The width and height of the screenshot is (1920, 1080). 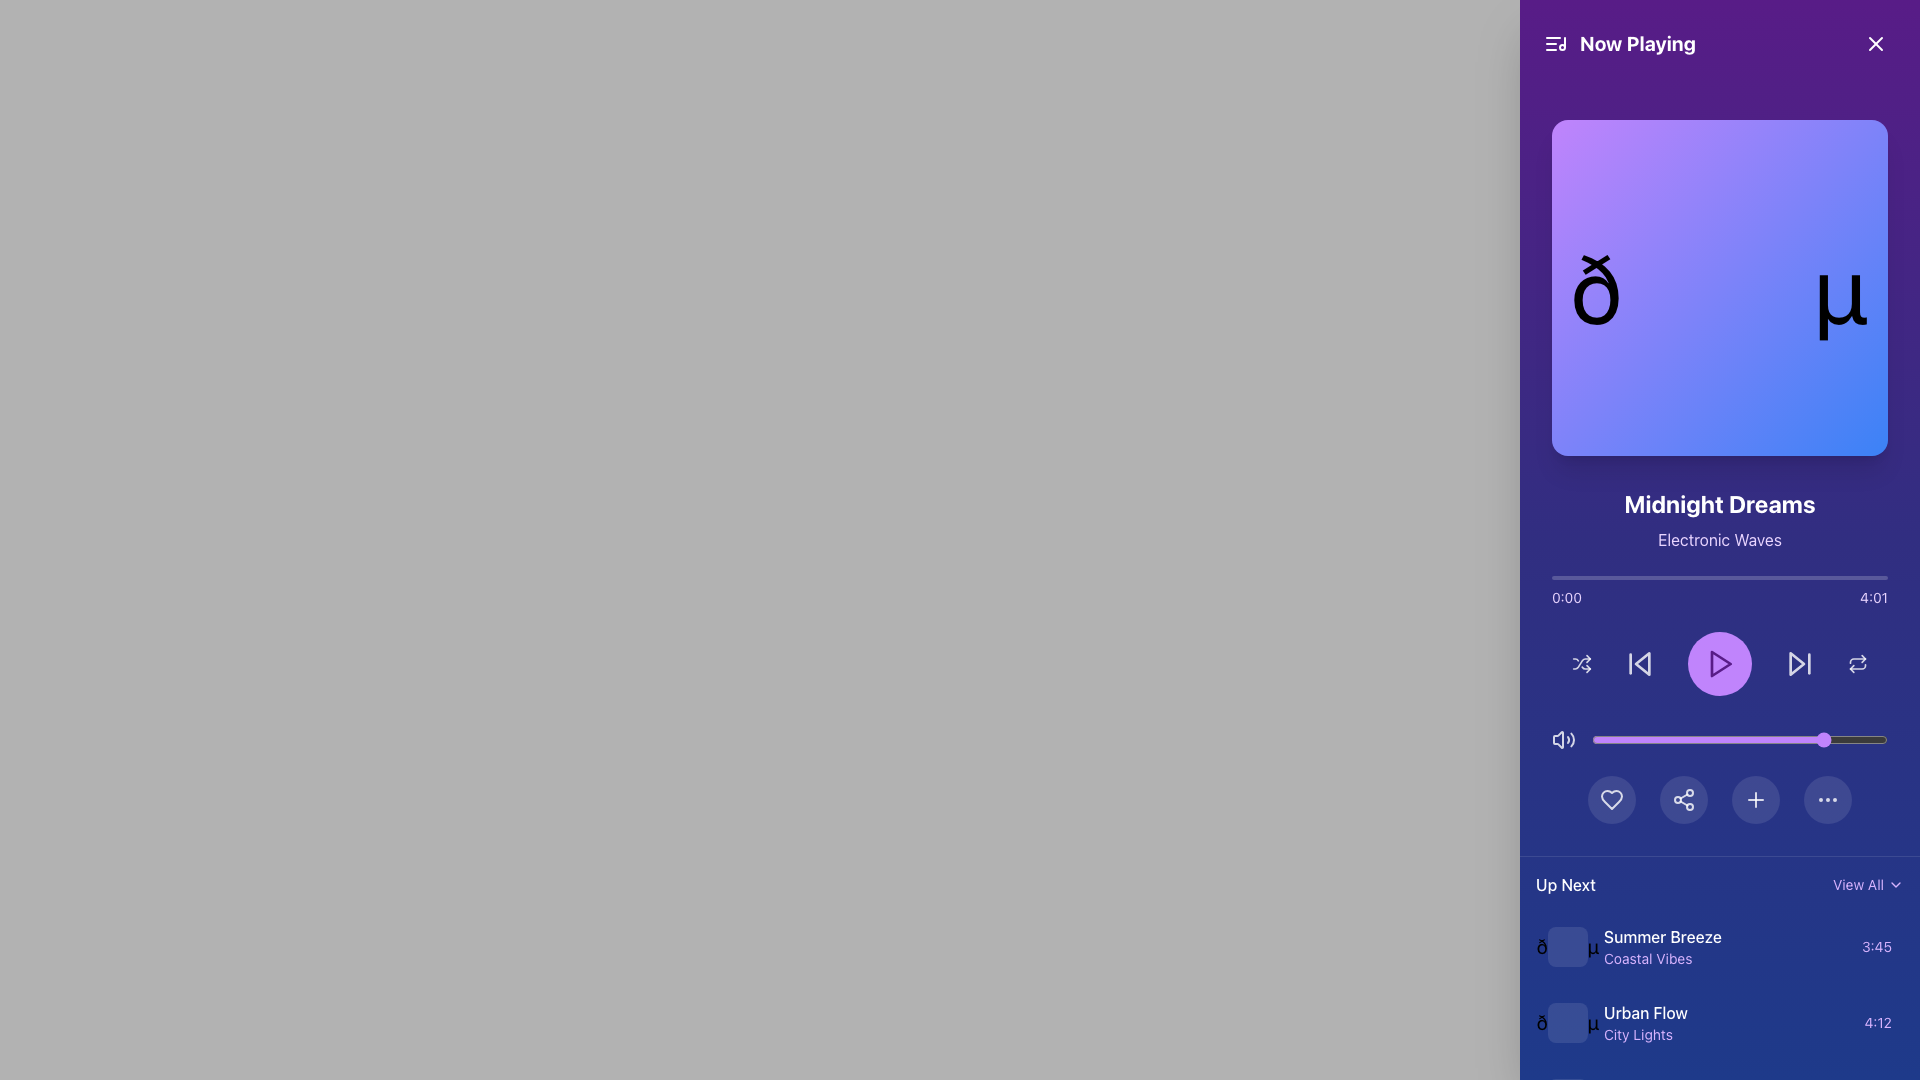 I want to click on the small text label displaying the time '4:01', which is styled in light purple on a dark purple background, located at the far-right side of the music playback interface timeline, so click(x=1873, y=596).